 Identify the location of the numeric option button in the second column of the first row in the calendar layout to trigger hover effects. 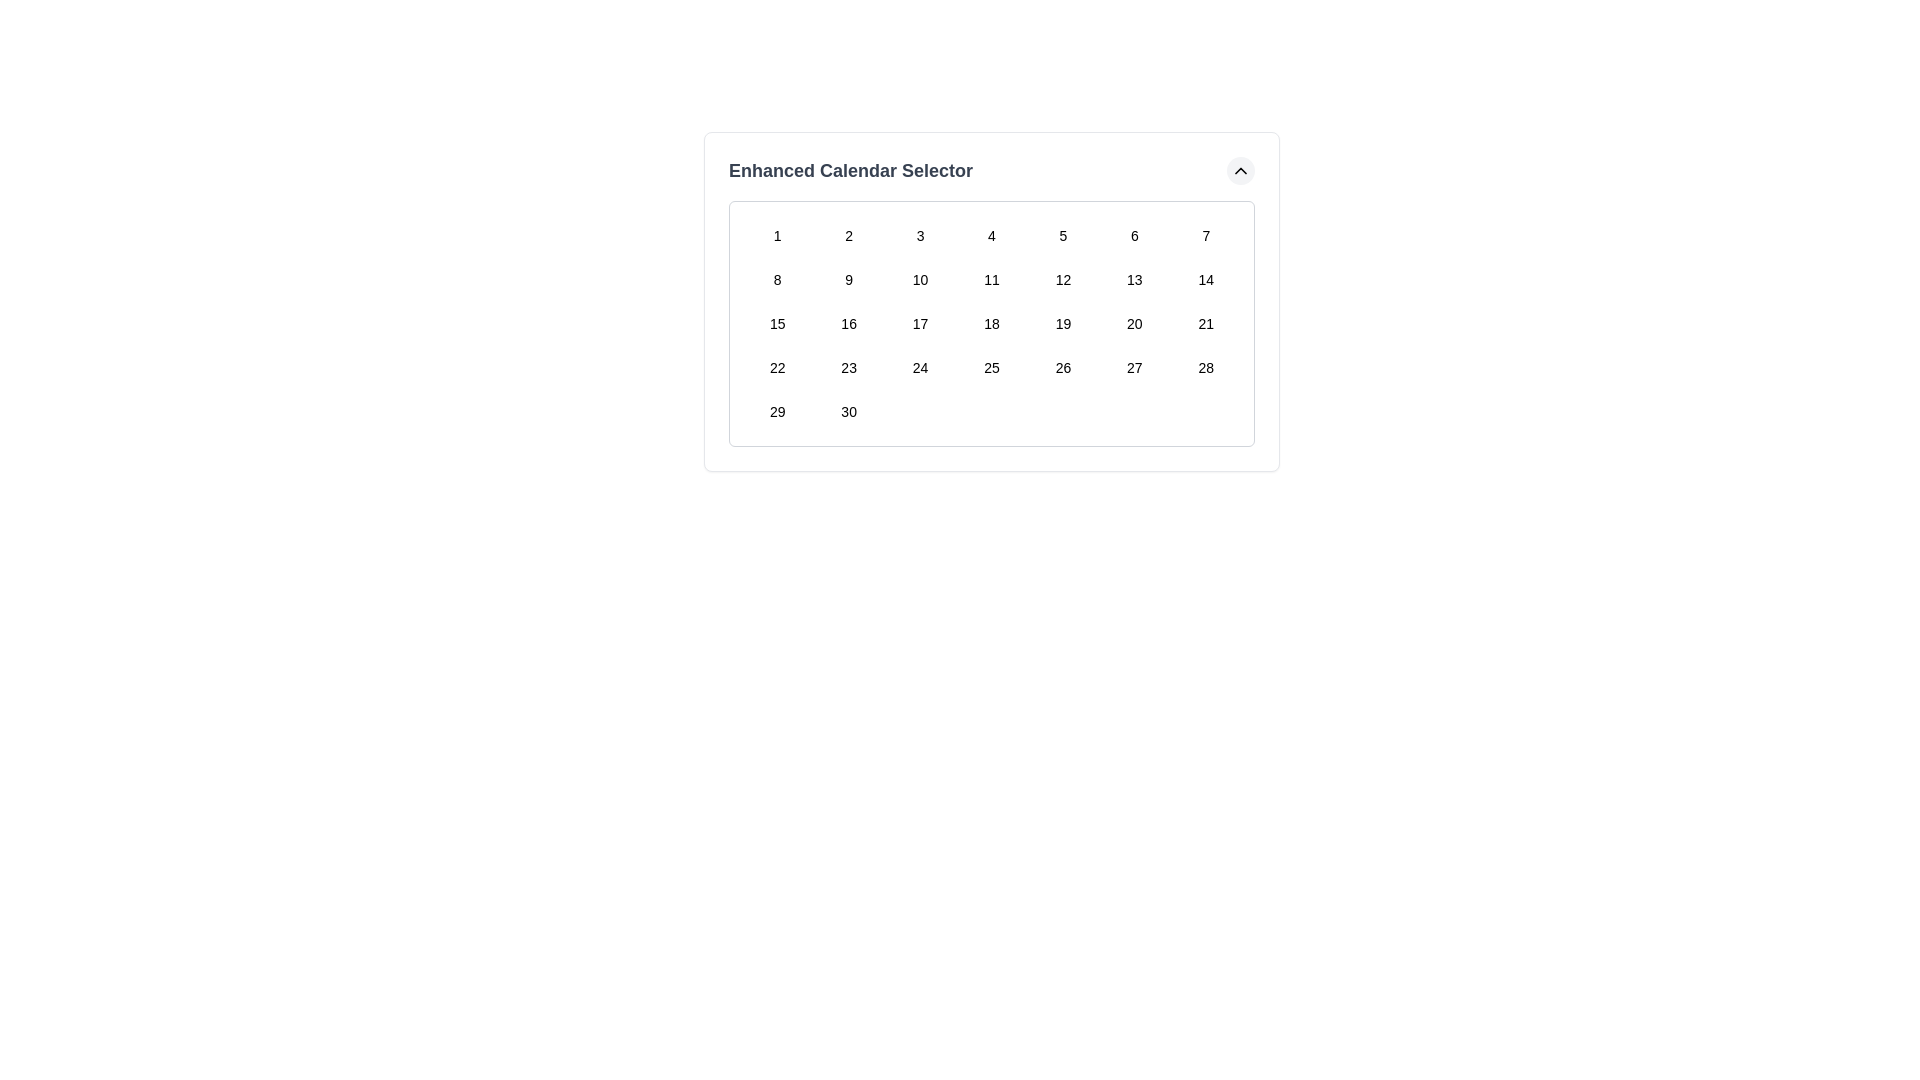
(849, 234).